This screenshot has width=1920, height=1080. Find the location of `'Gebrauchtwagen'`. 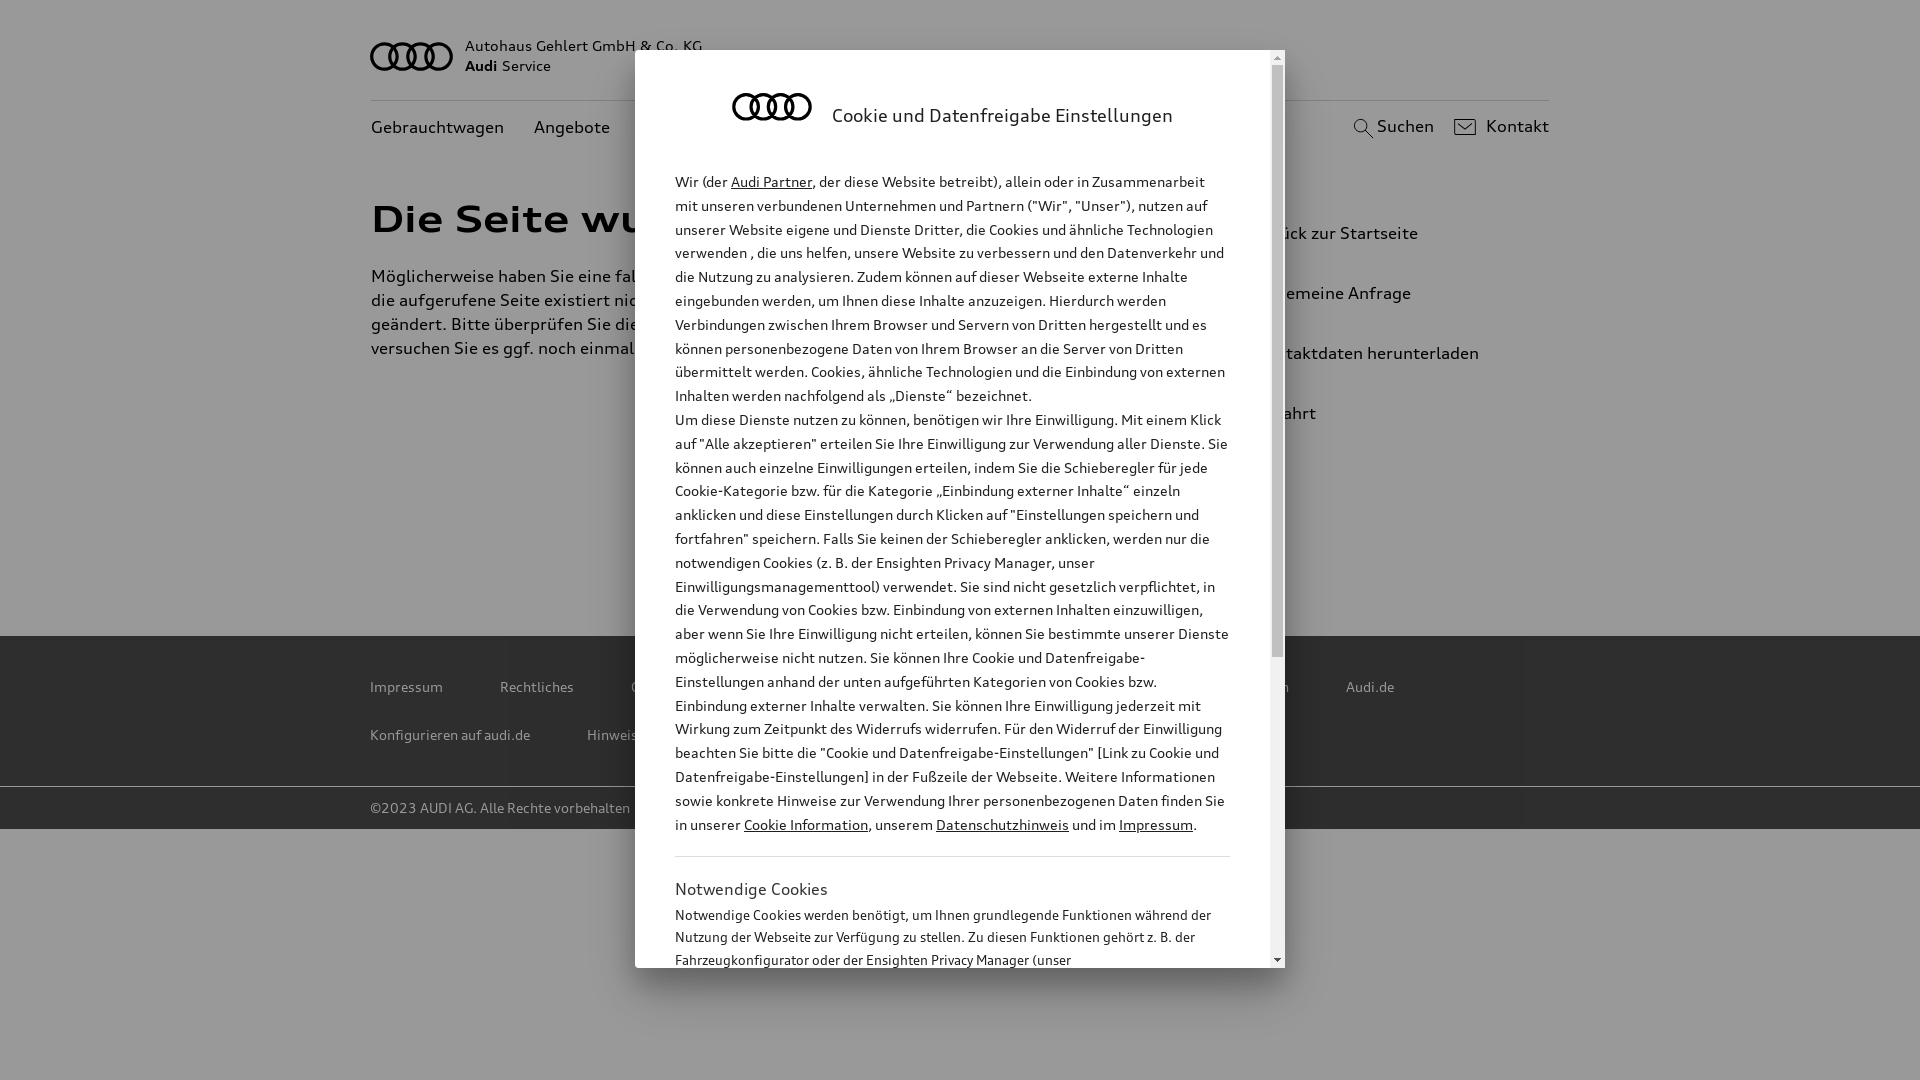

'Gebrauchtwagen' is located at coordinates (436, 127).